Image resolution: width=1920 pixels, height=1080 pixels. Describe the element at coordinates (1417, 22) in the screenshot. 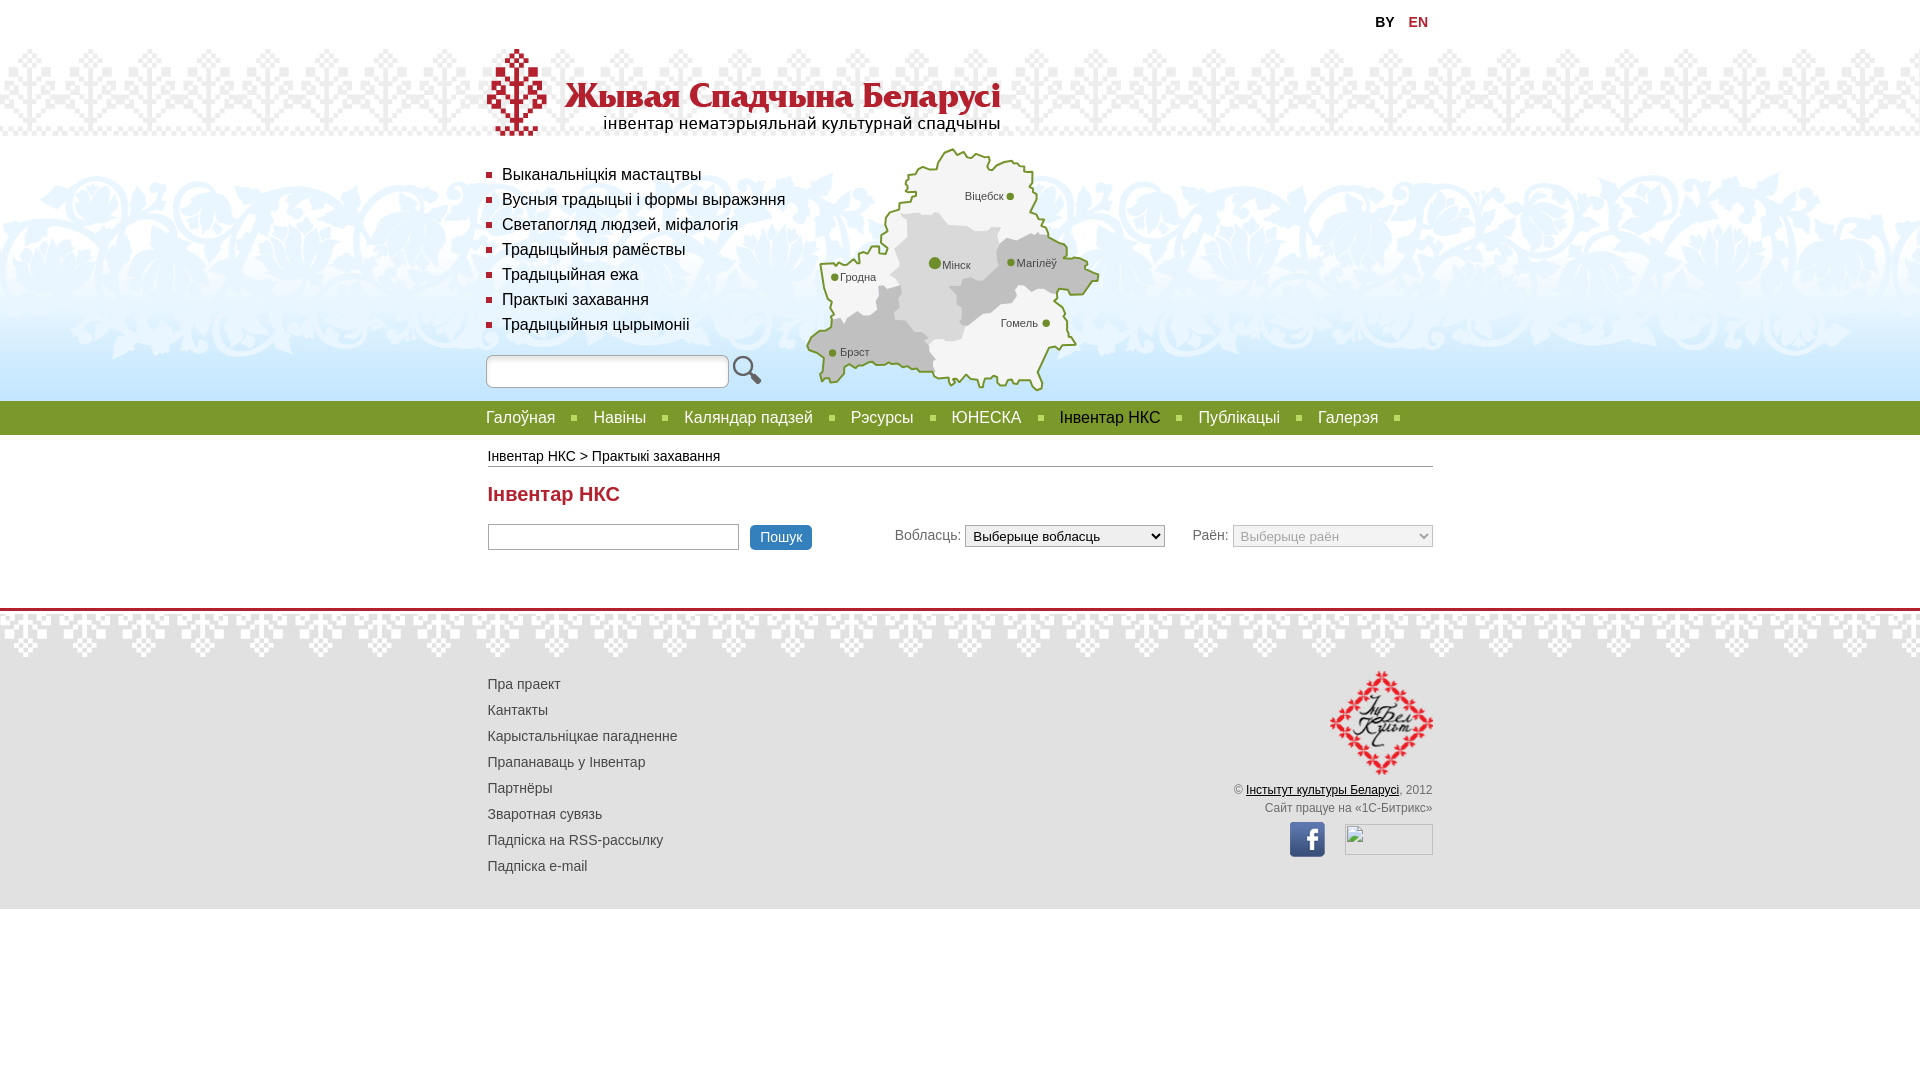

I see `'EN'` at that location.